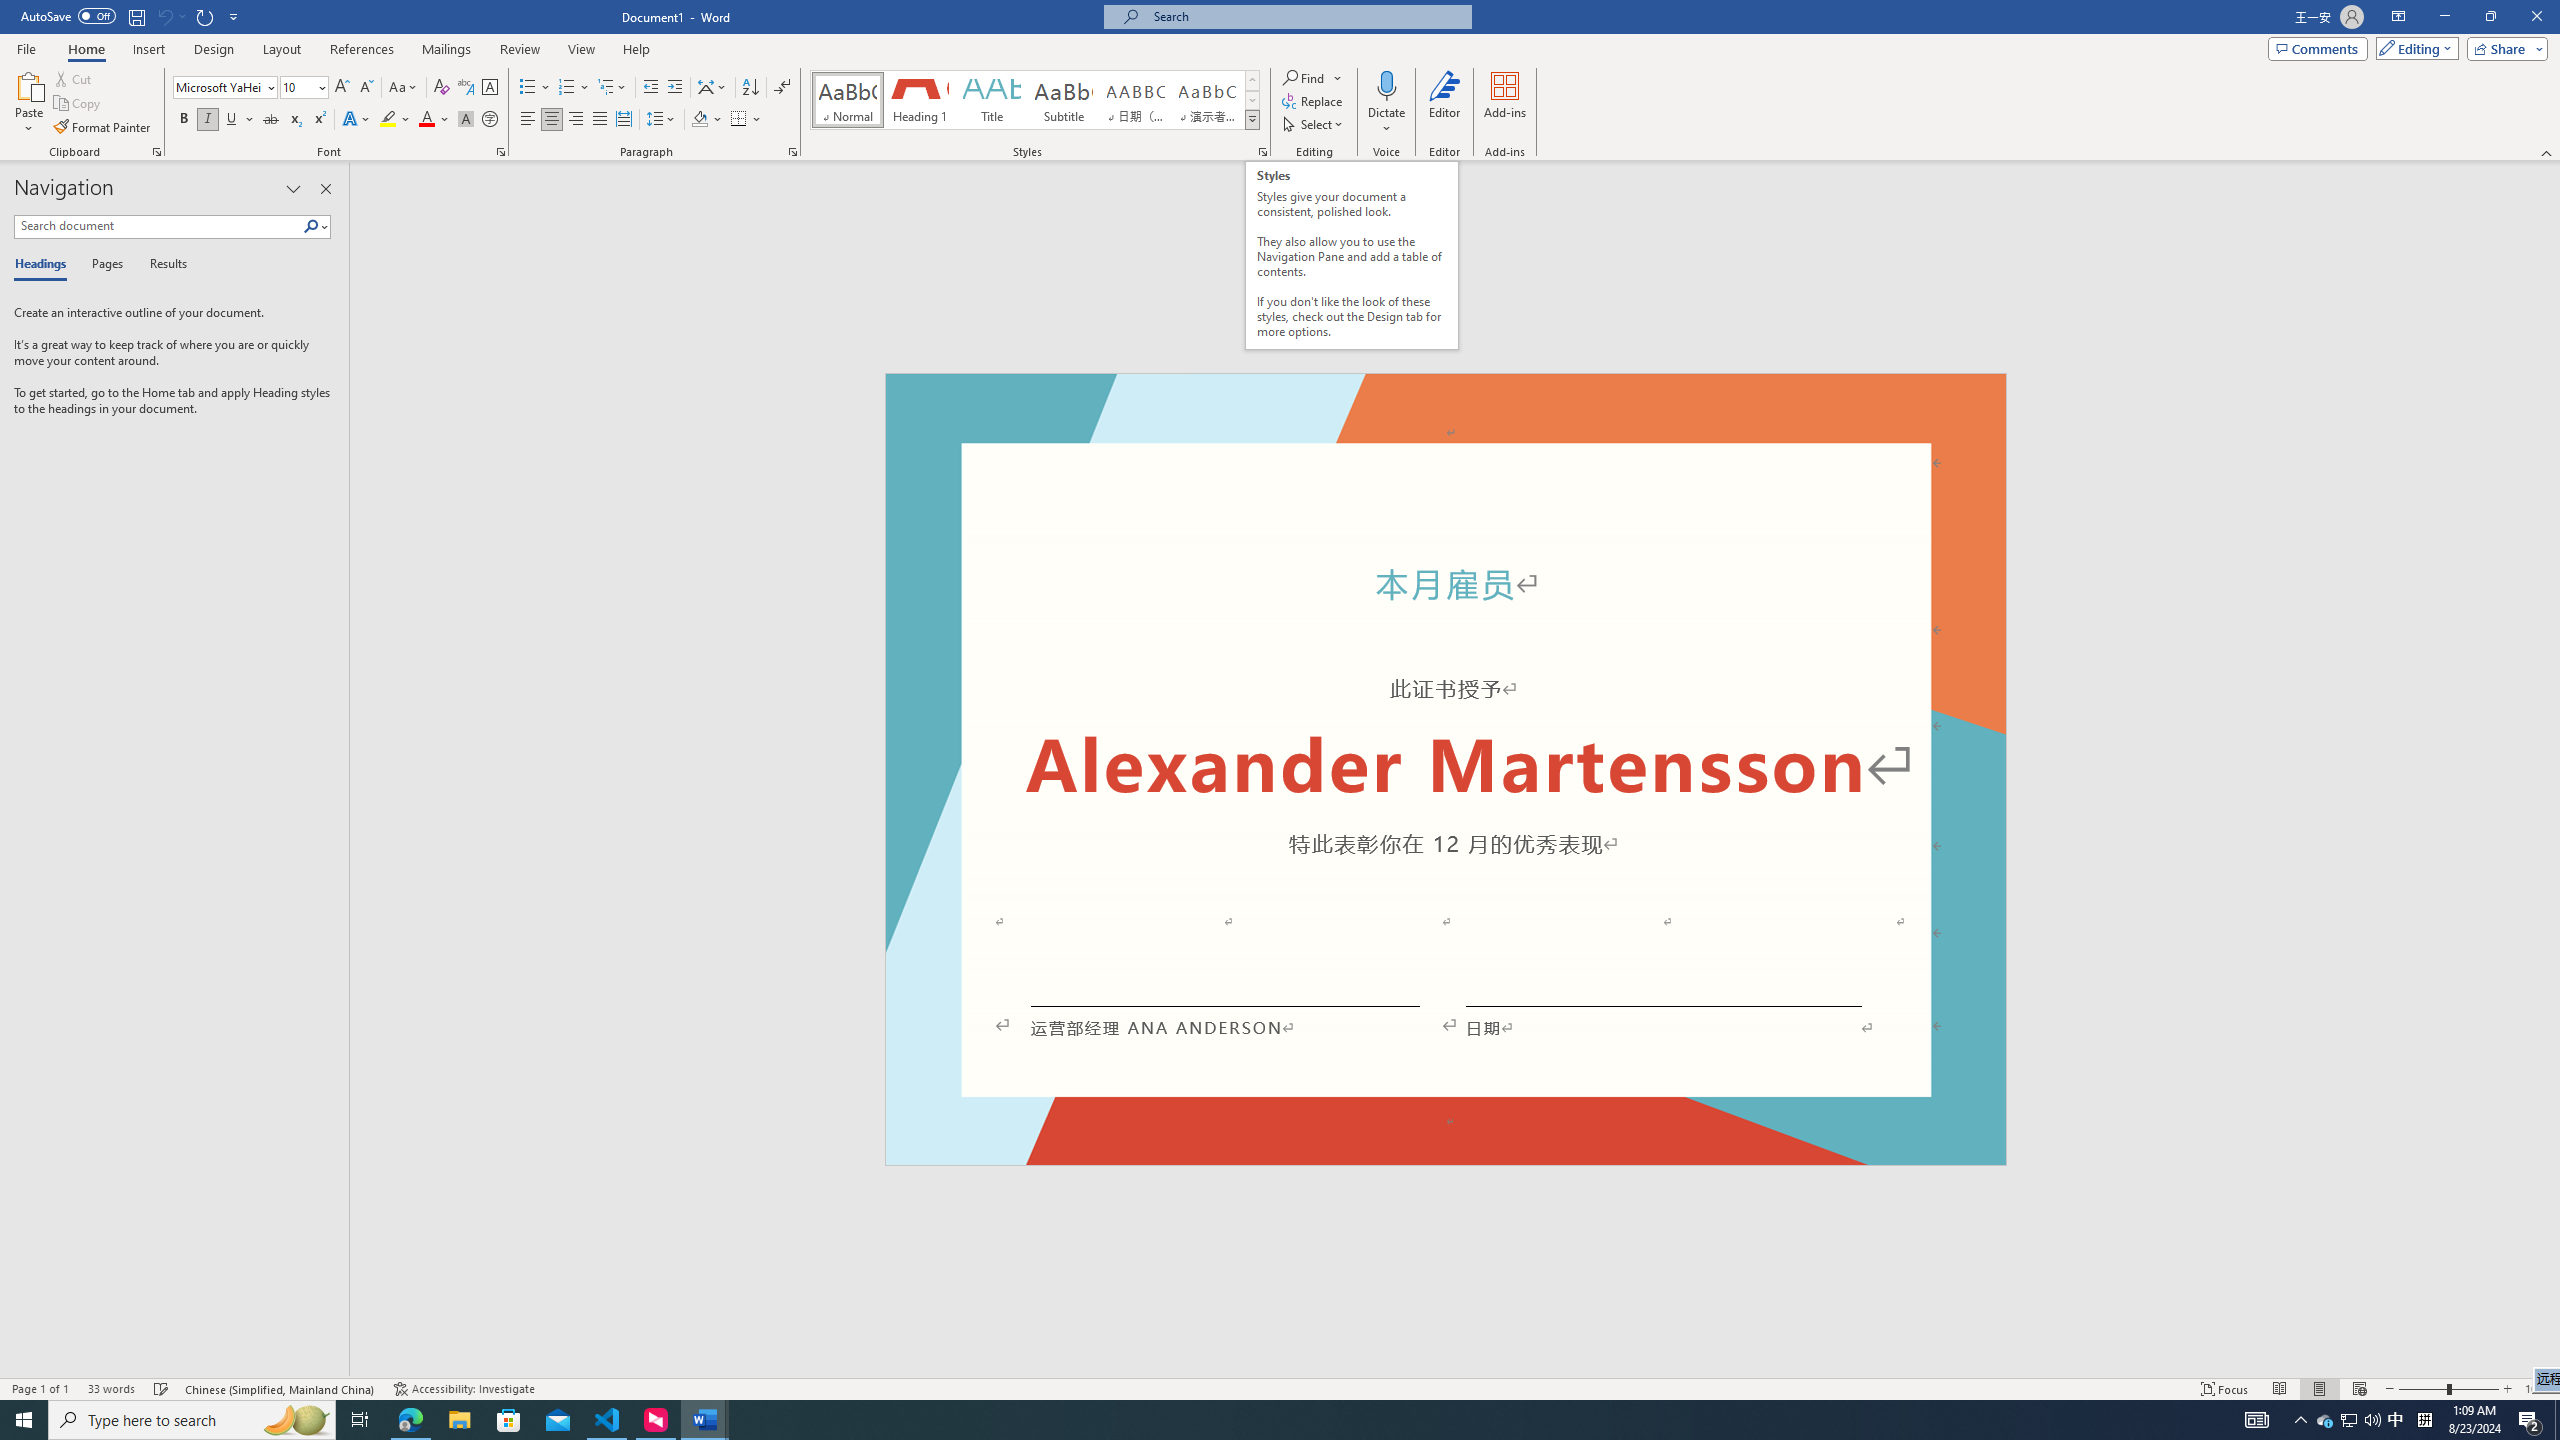  What do you see at coordinates (750, 87) in the screenshot?
I see `'Sort...'` at bounding box center [750, 87].